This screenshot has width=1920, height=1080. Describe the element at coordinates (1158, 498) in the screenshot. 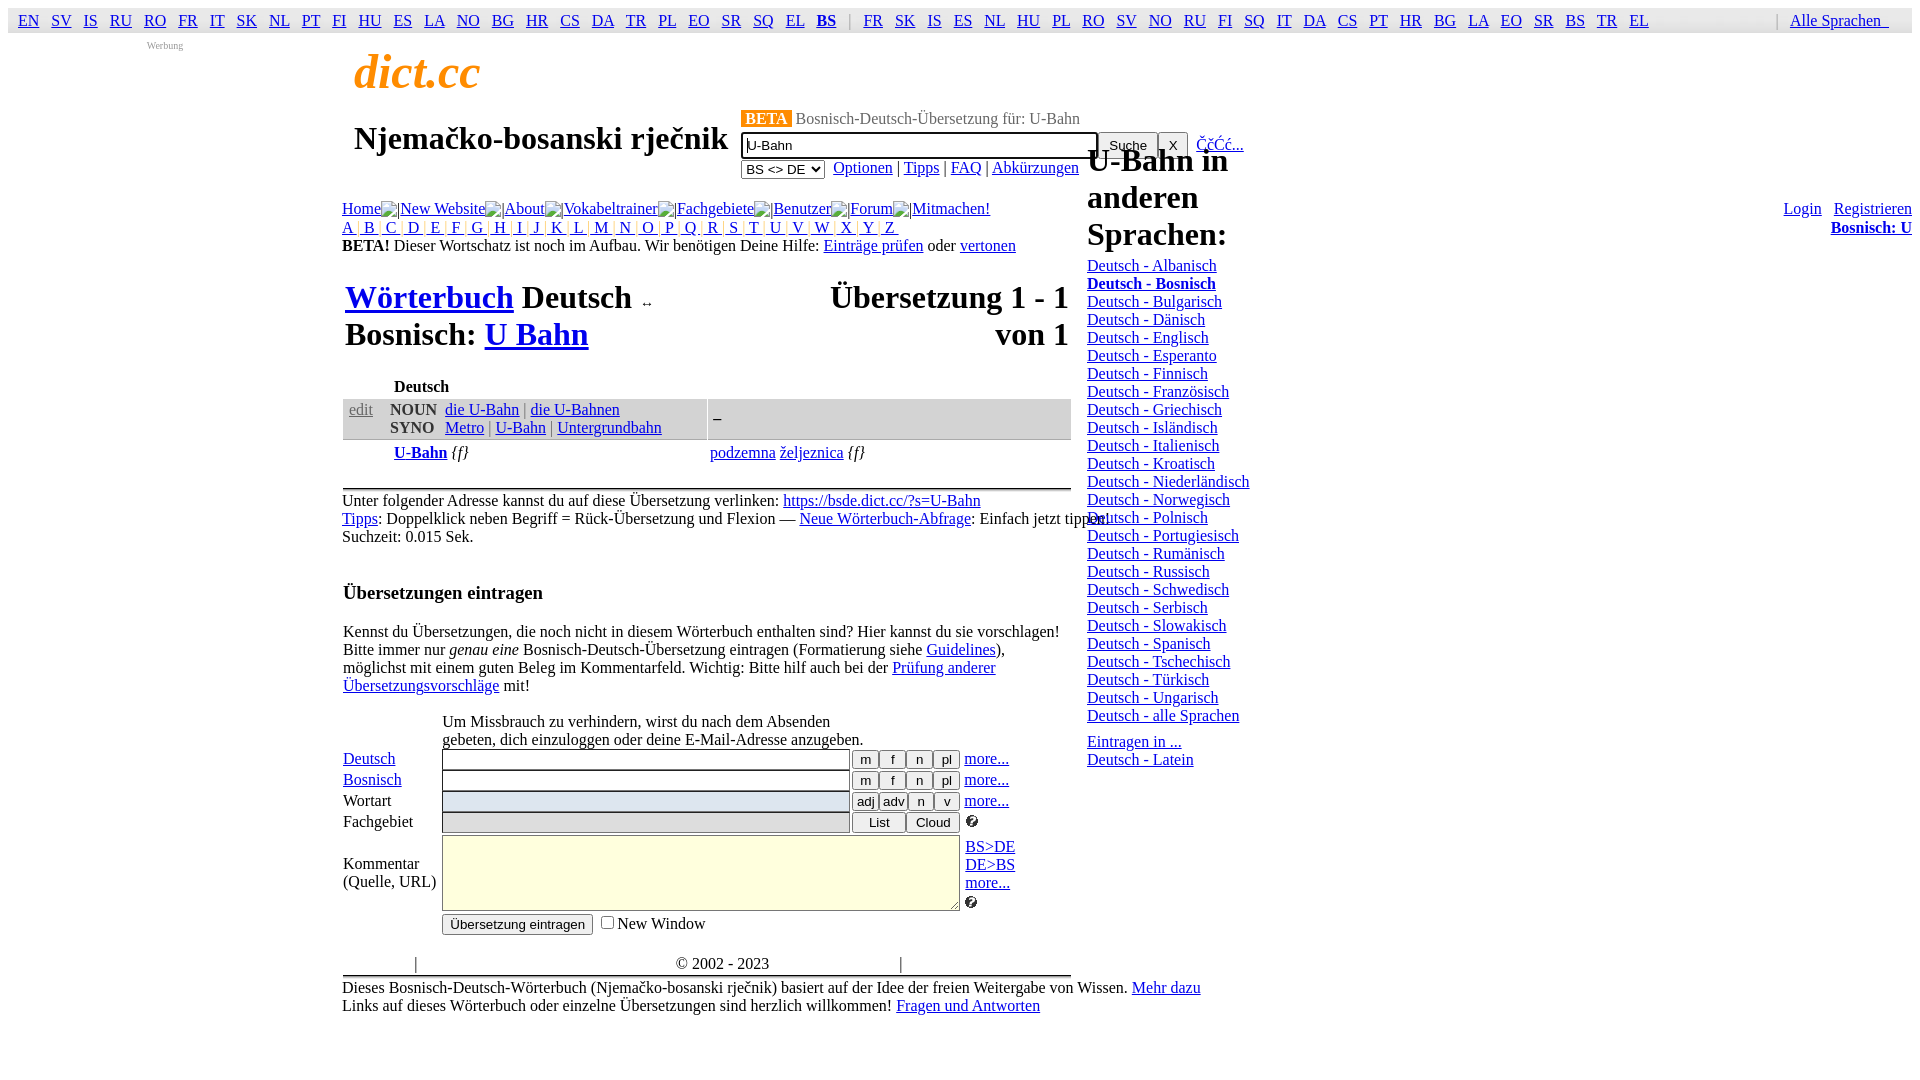

I see `'Deutsch - Norwegisch'` at that location.